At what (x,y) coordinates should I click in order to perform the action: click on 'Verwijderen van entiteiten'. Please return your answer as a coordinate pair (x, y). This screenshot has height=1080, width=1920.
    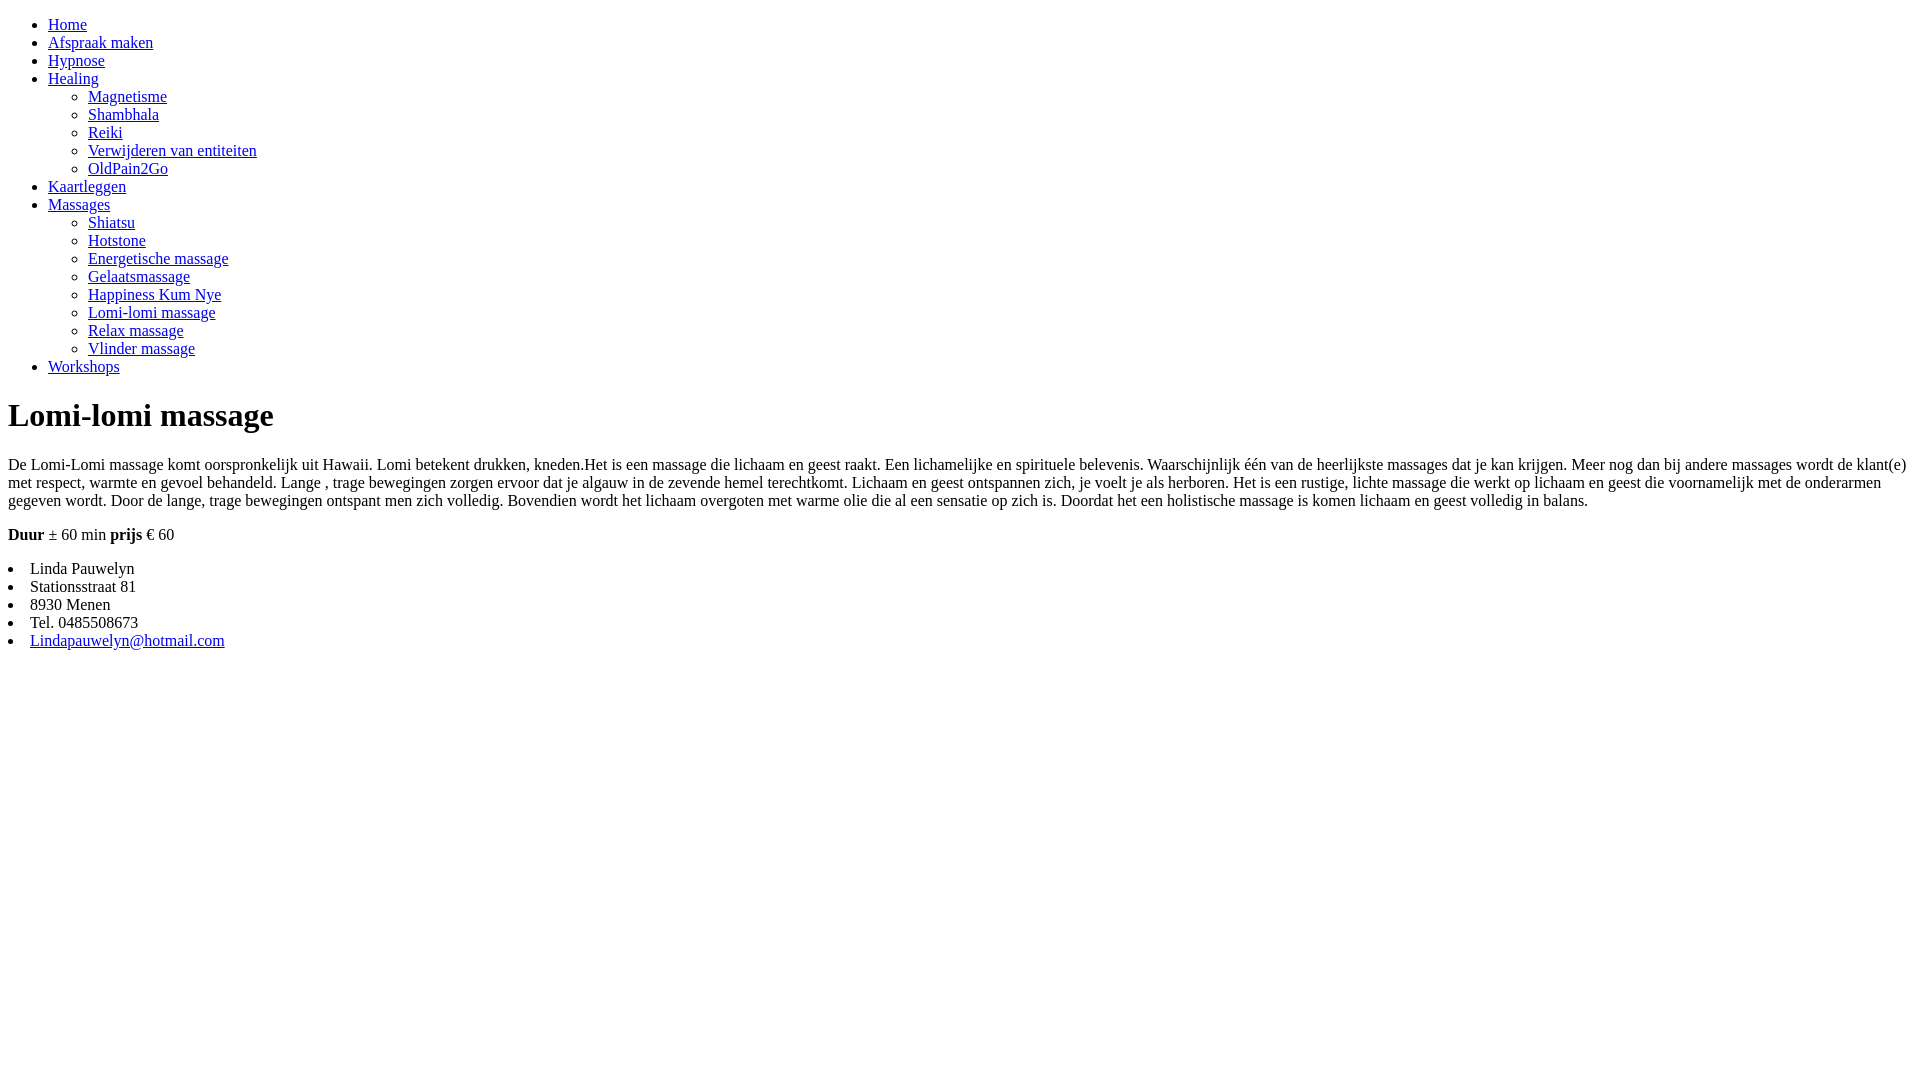
    Looking at the image, I should click on (86, 149).